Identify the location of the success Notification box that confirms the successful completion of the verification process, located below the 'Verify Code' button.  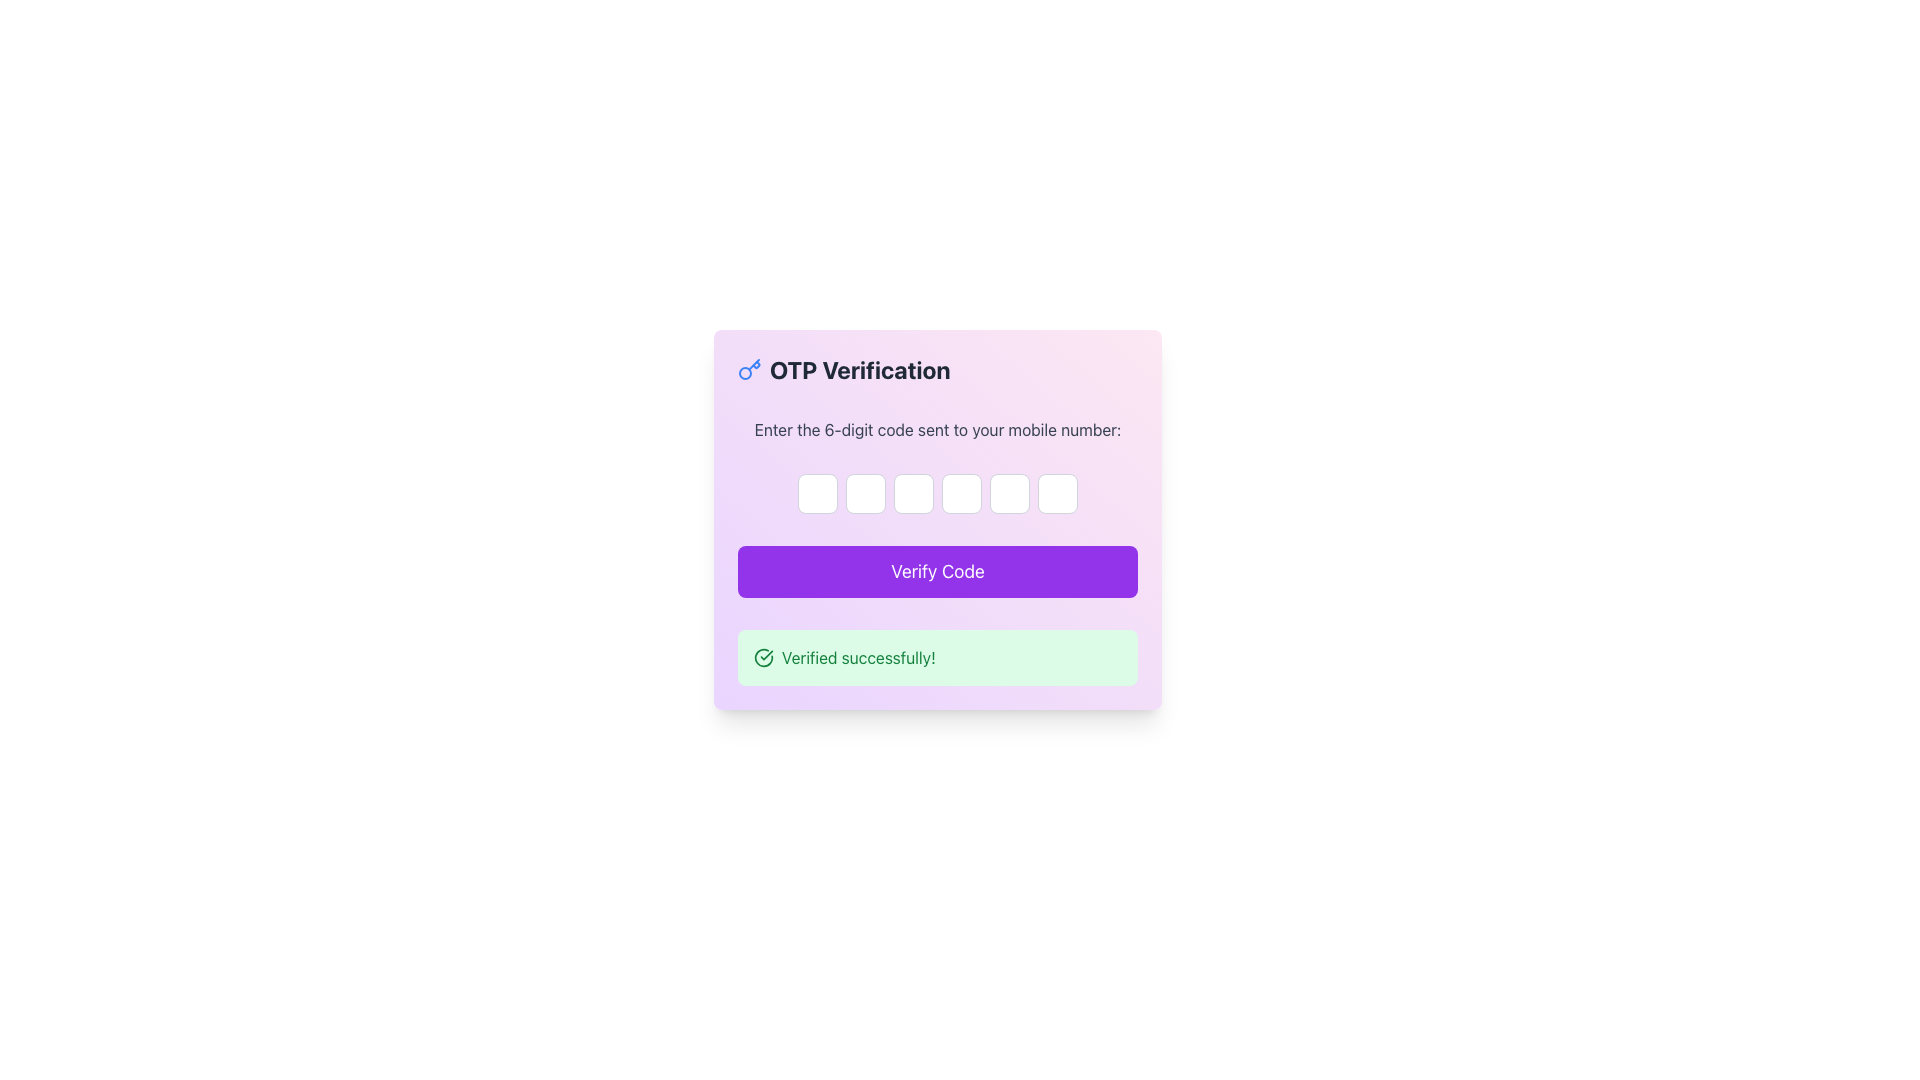
(936, 658).